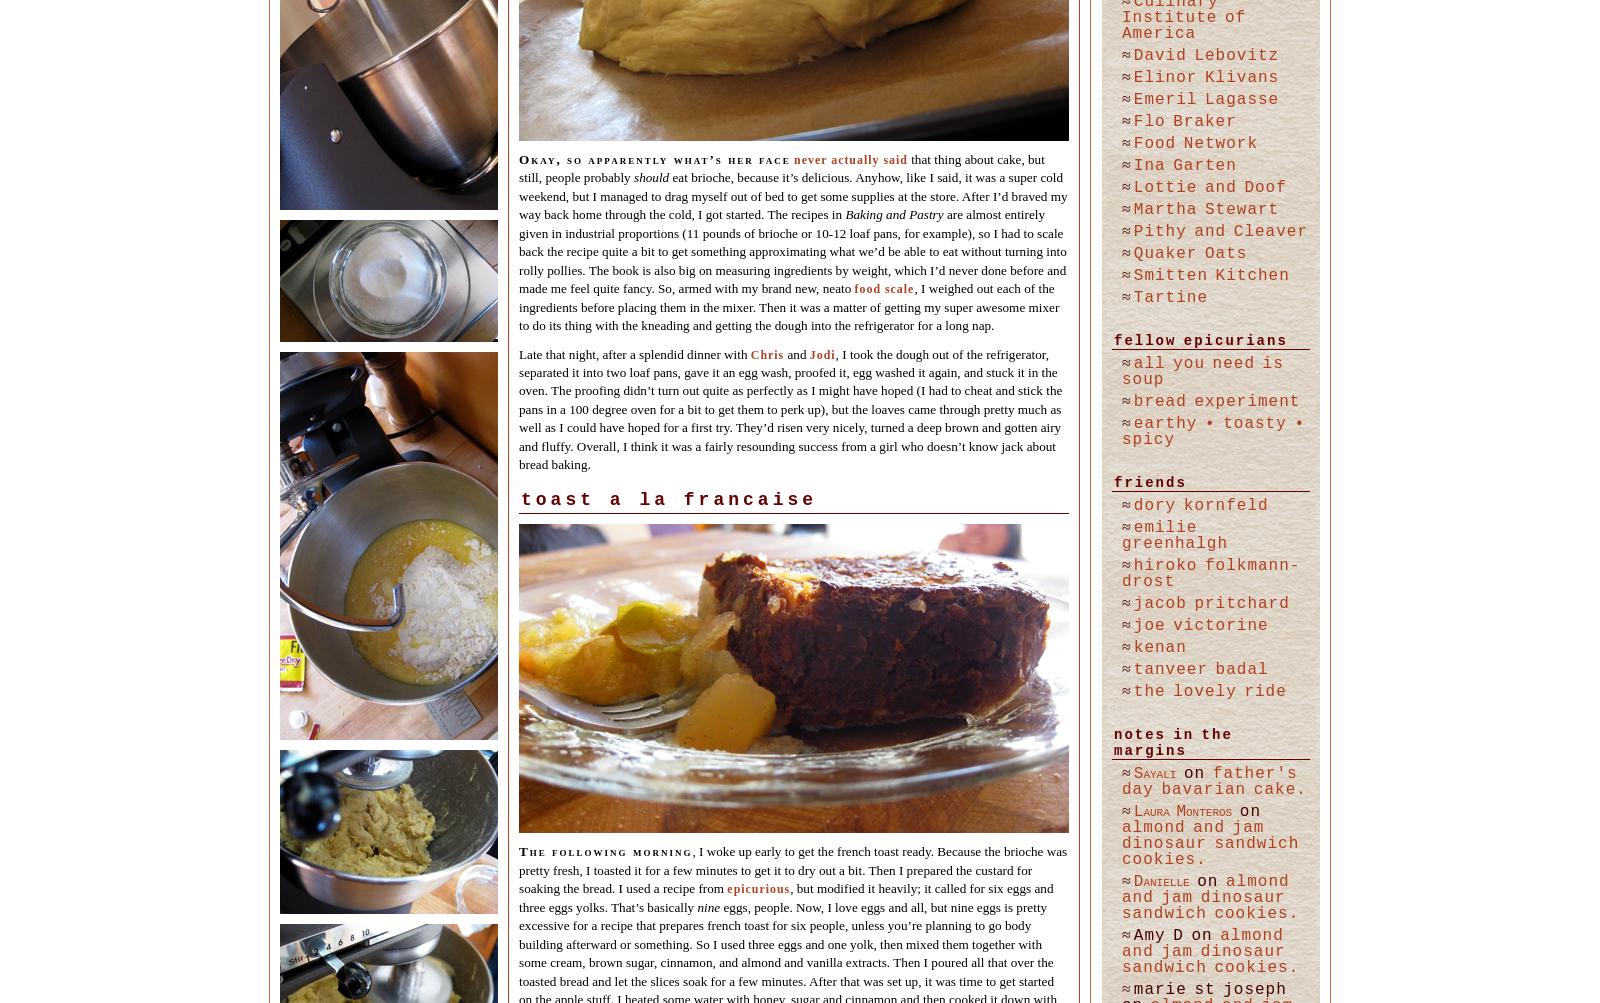 This screenshot has height=1003, width=1600. What do you see at coordinates (1213, 781) in the screenshot?
I see `'father's day bavarian cake.'` at bounding box center [1213, 781].